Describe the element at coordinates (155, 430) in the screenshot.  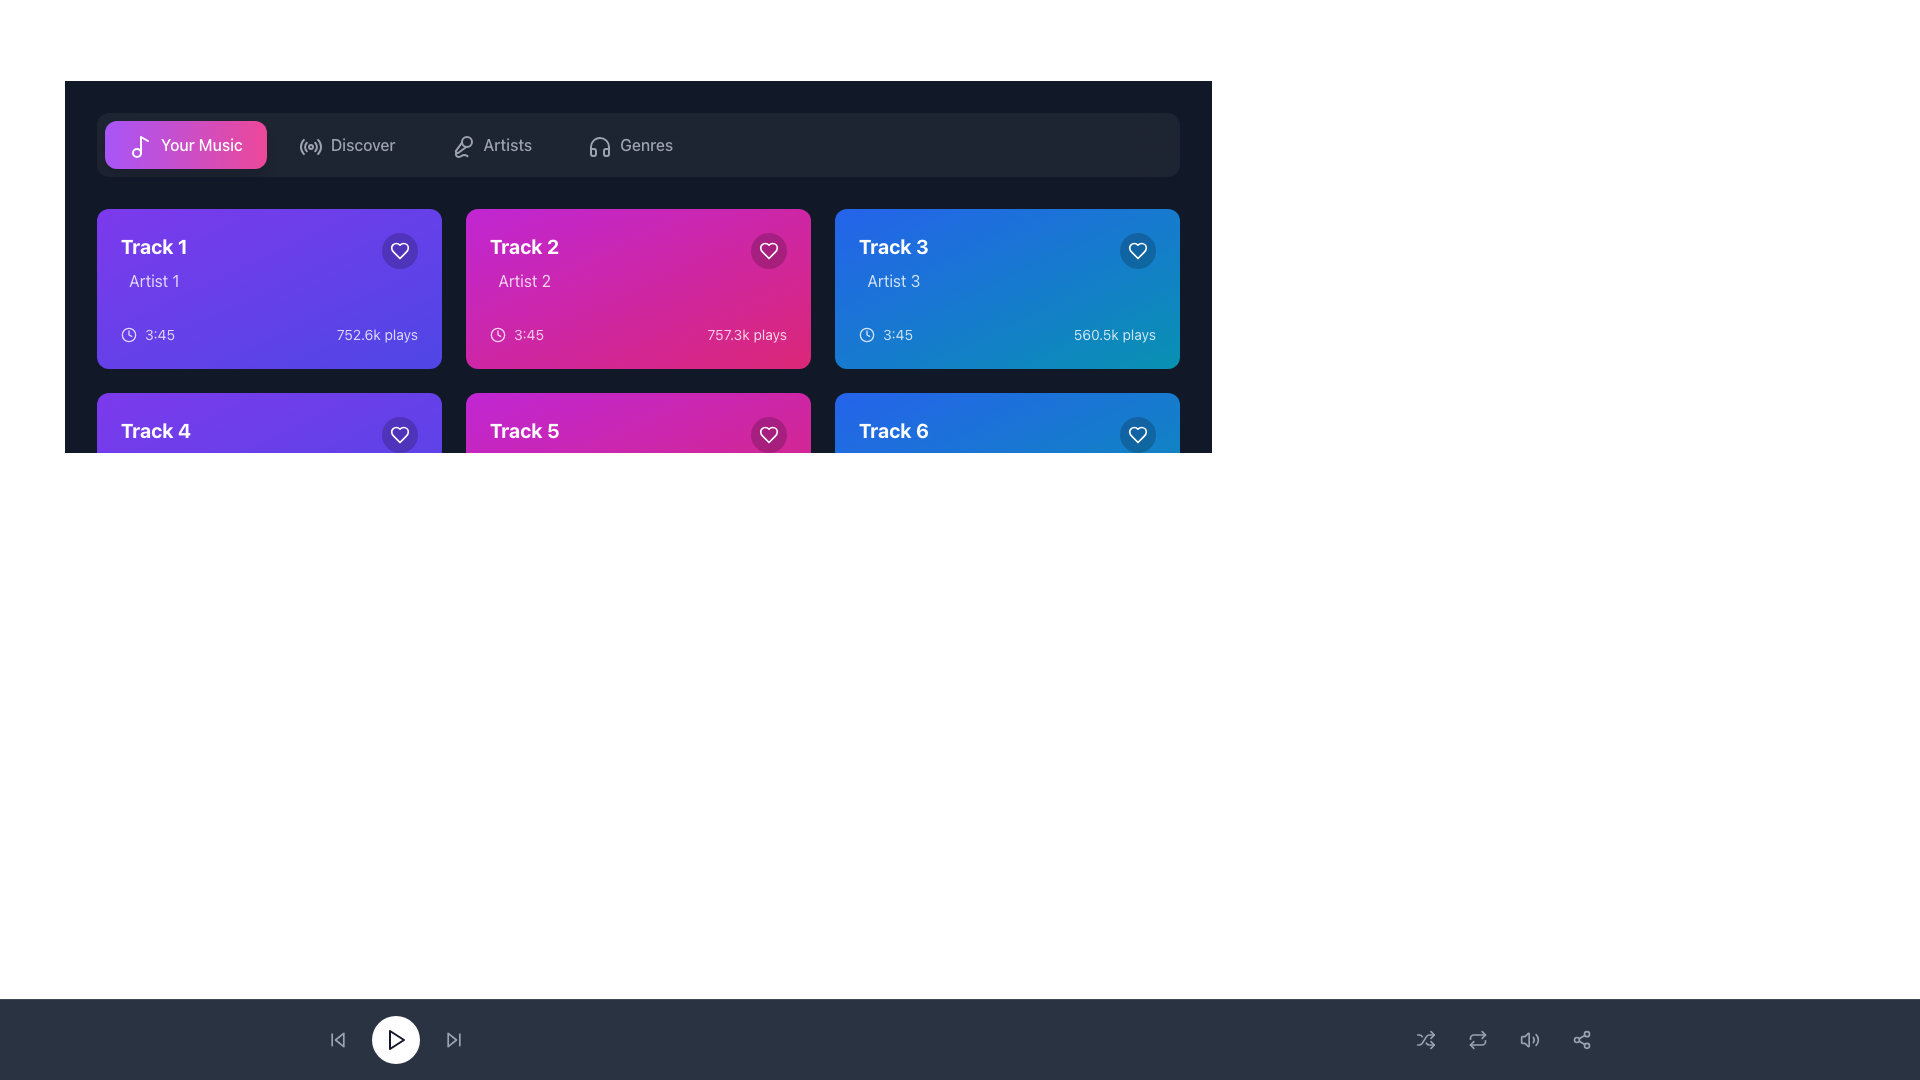
I see `the text label indicating 'Track 4', which serves as the title of a music track and is located at the center of the card in the second row and first column of the grid layout` at that location.